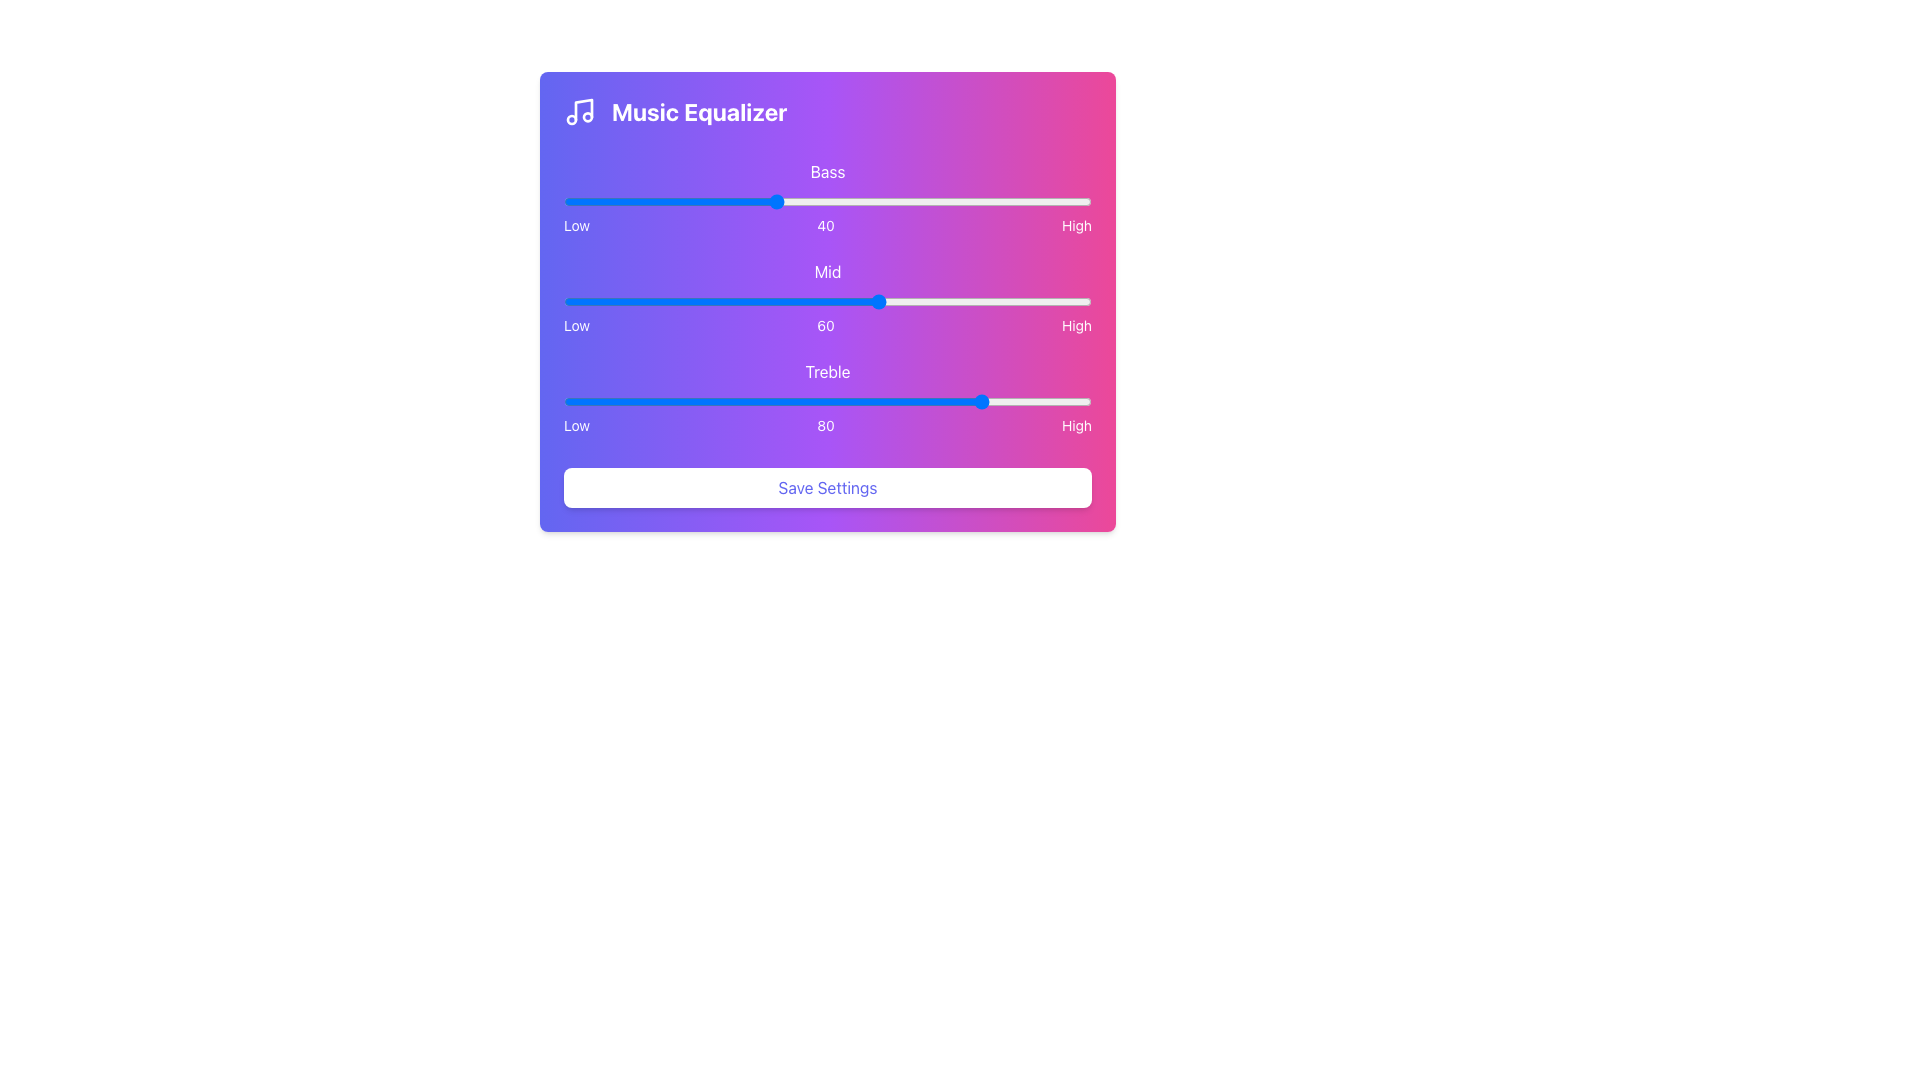  Describe the element at coordinates (575, 424) in the screenshot. I see `the text label indicating the lower range for the 'Treble' slider, which is the first label in a group of three ('Low', '80', 'High') located below the 'Treble' slider` at that location.